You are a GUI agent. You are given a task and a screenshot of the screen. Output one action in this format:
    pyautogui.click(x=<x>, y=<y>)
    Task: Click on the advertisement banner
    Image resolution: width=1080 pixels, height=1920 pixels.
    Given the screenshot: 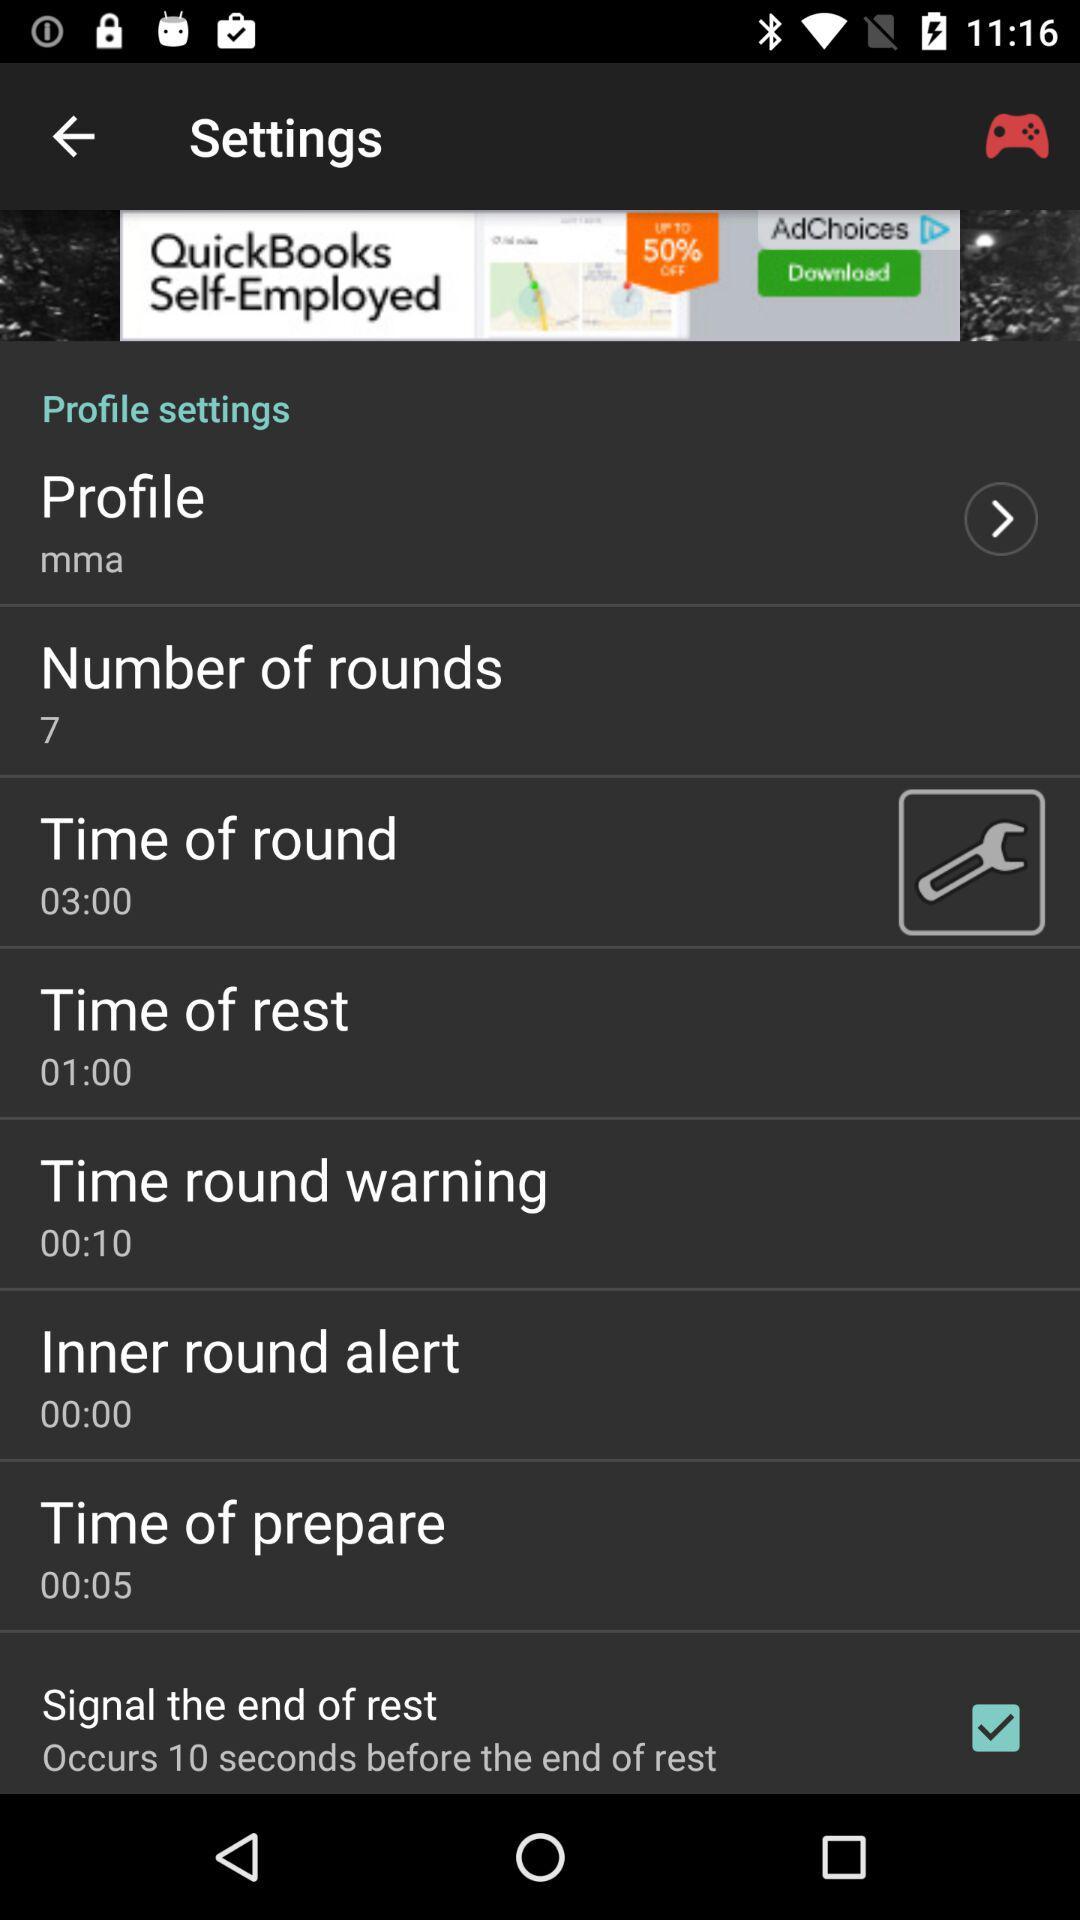 What is the action you would take?
    pyautogui.click(x=540, y=274)
    